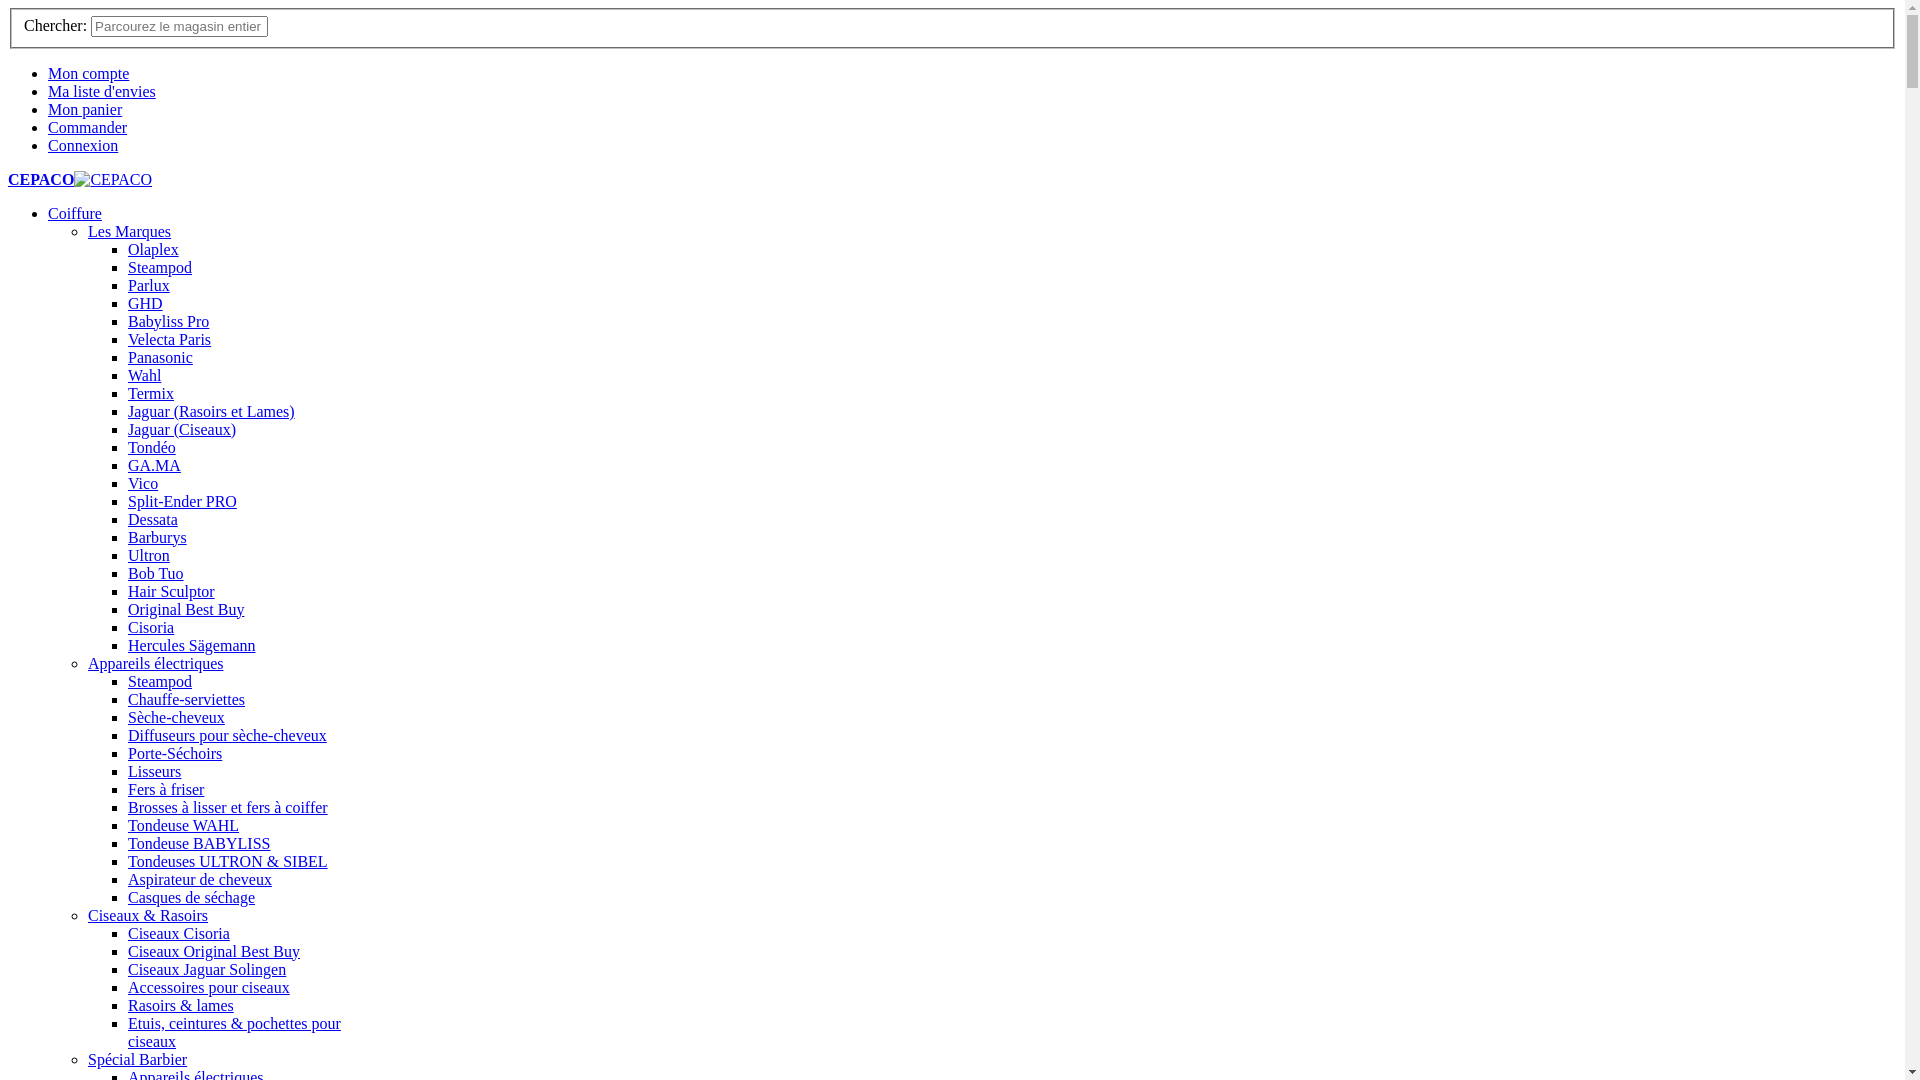 The image size is (1920, 1080). Describe the element at coordinates (127, 303) in the screenshot. I see `'GHD'` at that location.